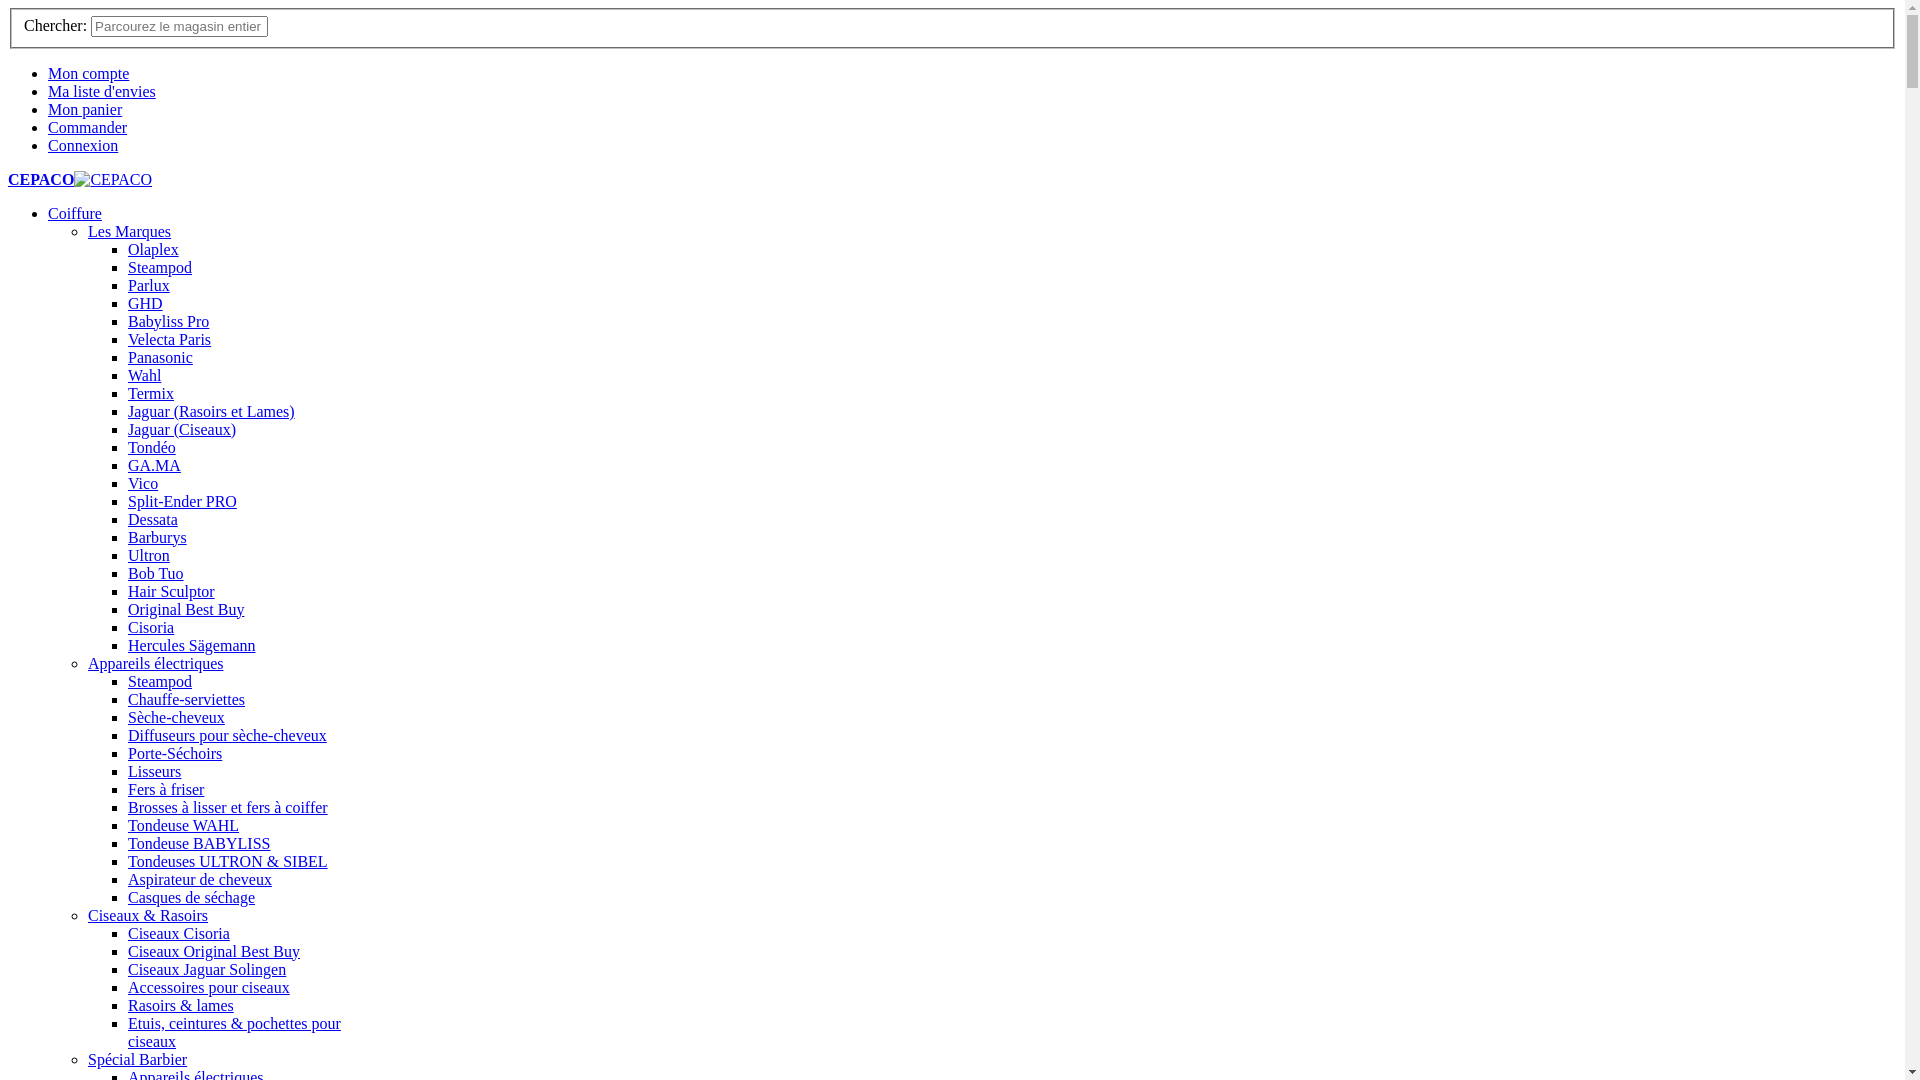 The image size is (1920, 1080). Describe the element at coordinates (127, 303) in the screenshot. I see `'GHD'` at that location.